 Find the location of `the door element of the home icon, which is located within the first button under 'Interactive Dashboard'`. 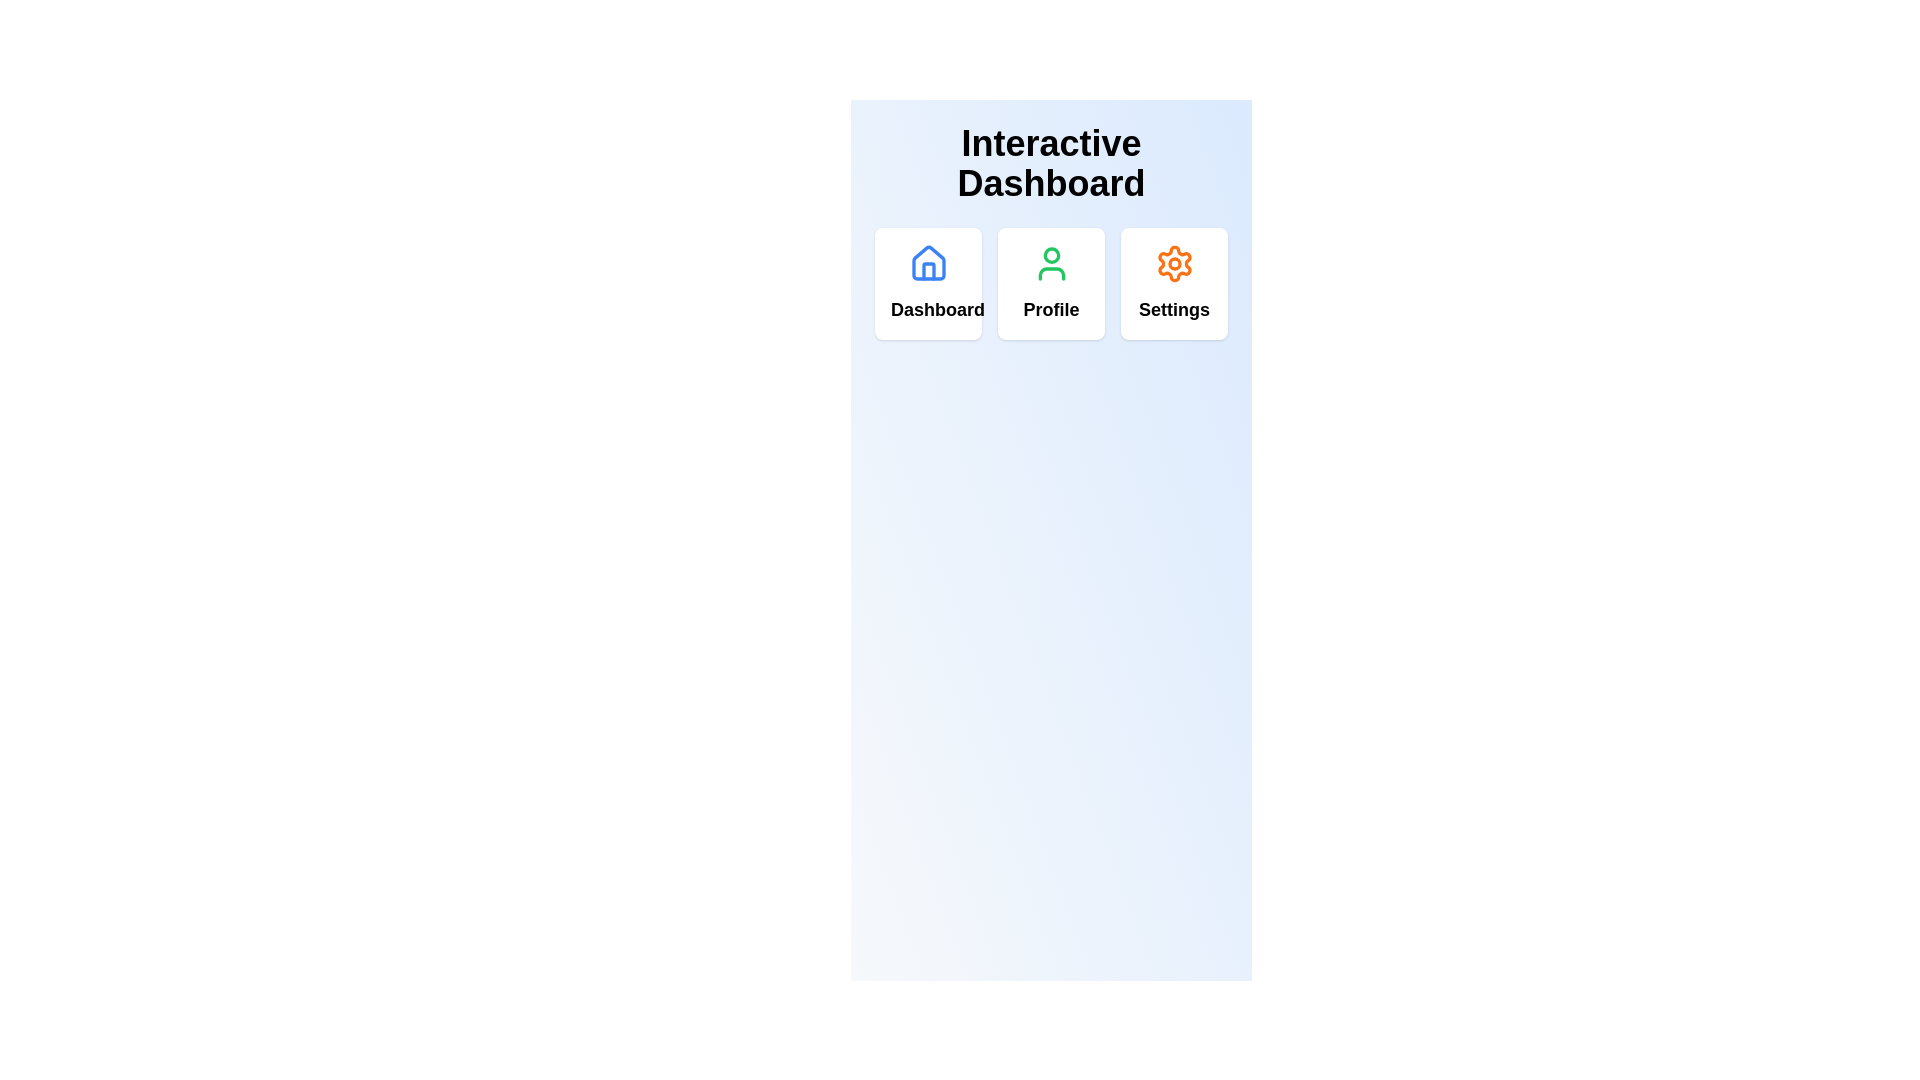

the door element of the home icon, which is located within the first button under 'Interactive Dashboard' is located at coordinates (927, 271).